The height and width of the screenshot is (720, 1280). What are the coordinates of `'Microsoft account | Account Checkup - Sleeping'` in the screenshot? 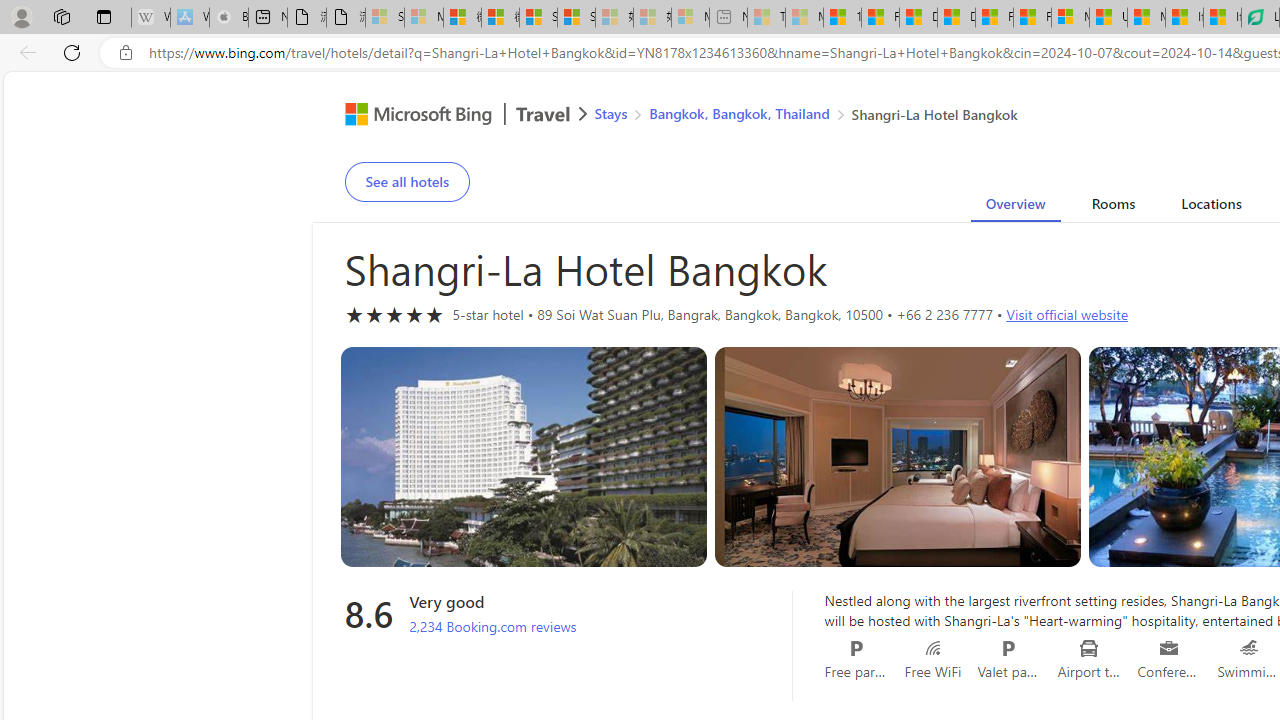 It's located at (690, 17).